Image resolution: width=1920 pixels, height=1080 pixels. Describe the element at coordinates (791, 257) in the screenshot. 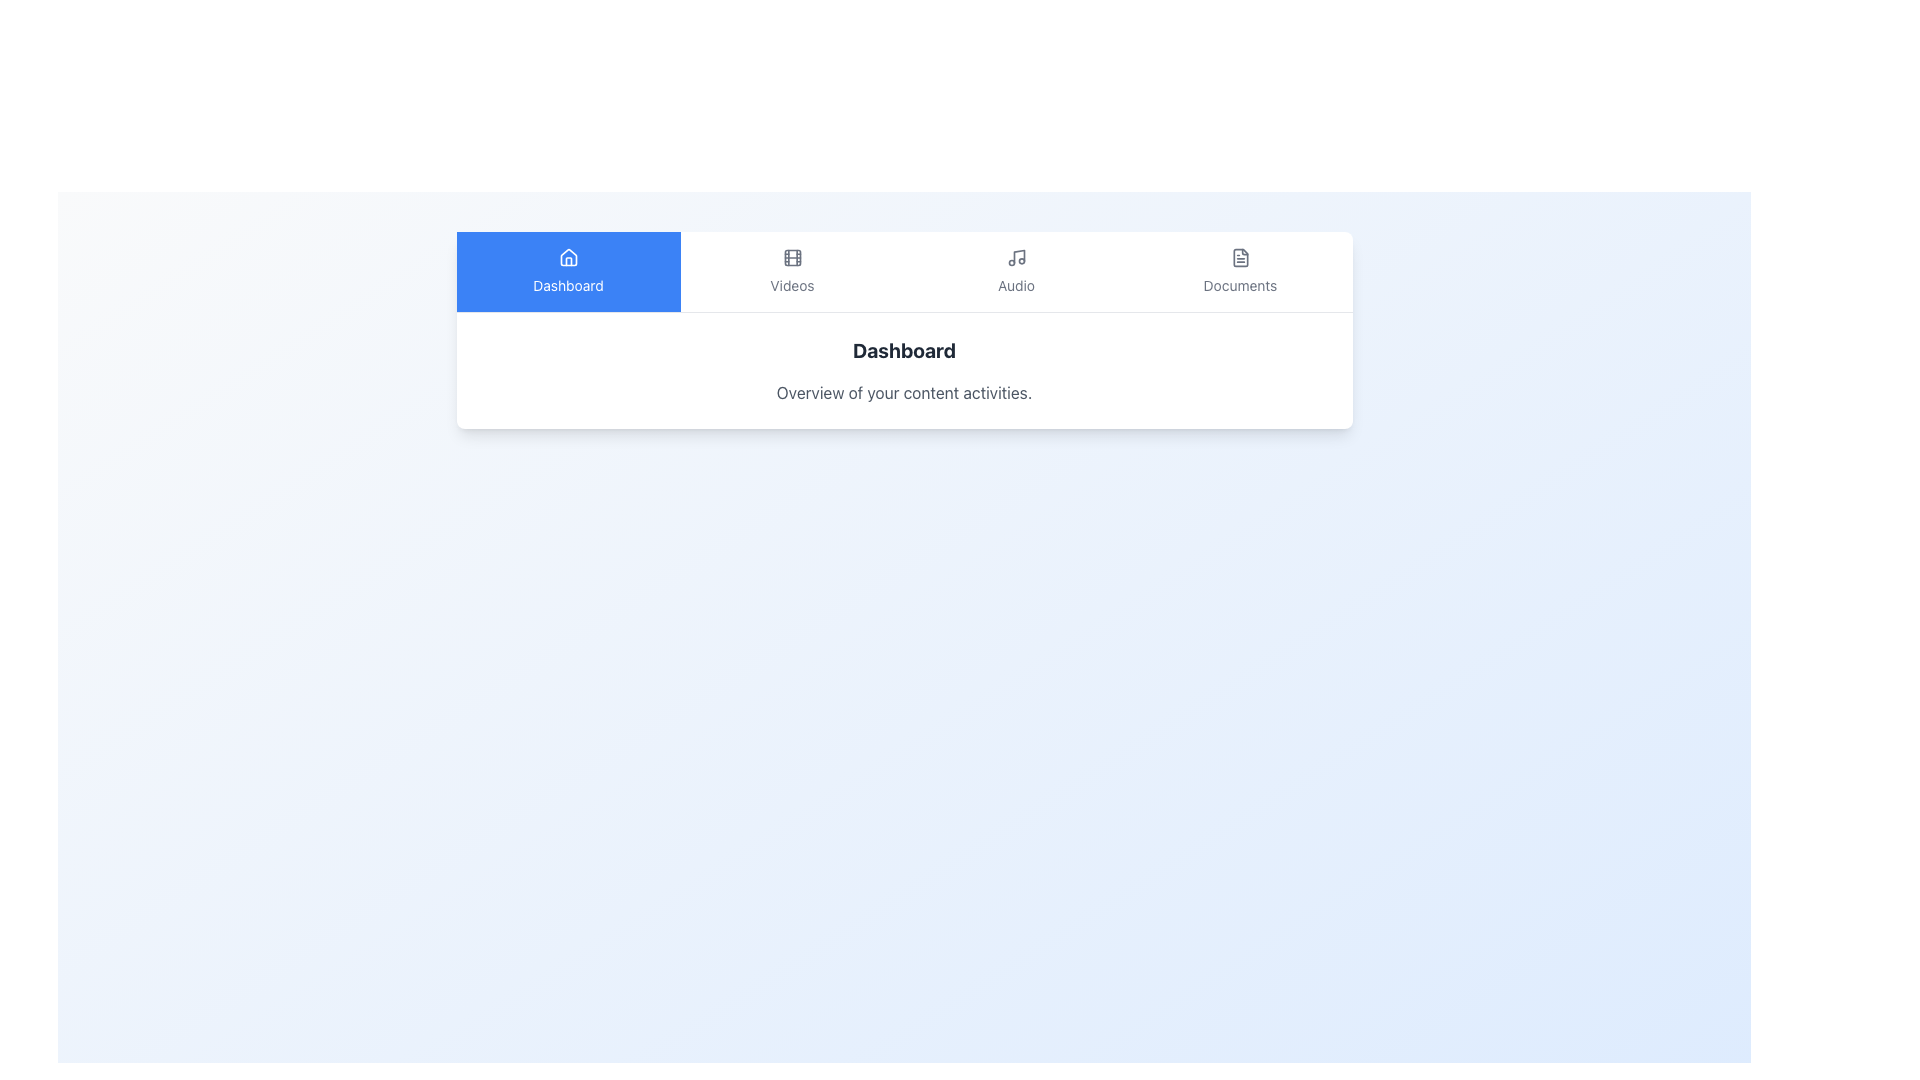

I see `the 'Videos' icon located in the navigation bar, which is positioned second from the left, between the 'Dashboard' and 'Audio' sections, for any aesthetic or functional cues` at that location.